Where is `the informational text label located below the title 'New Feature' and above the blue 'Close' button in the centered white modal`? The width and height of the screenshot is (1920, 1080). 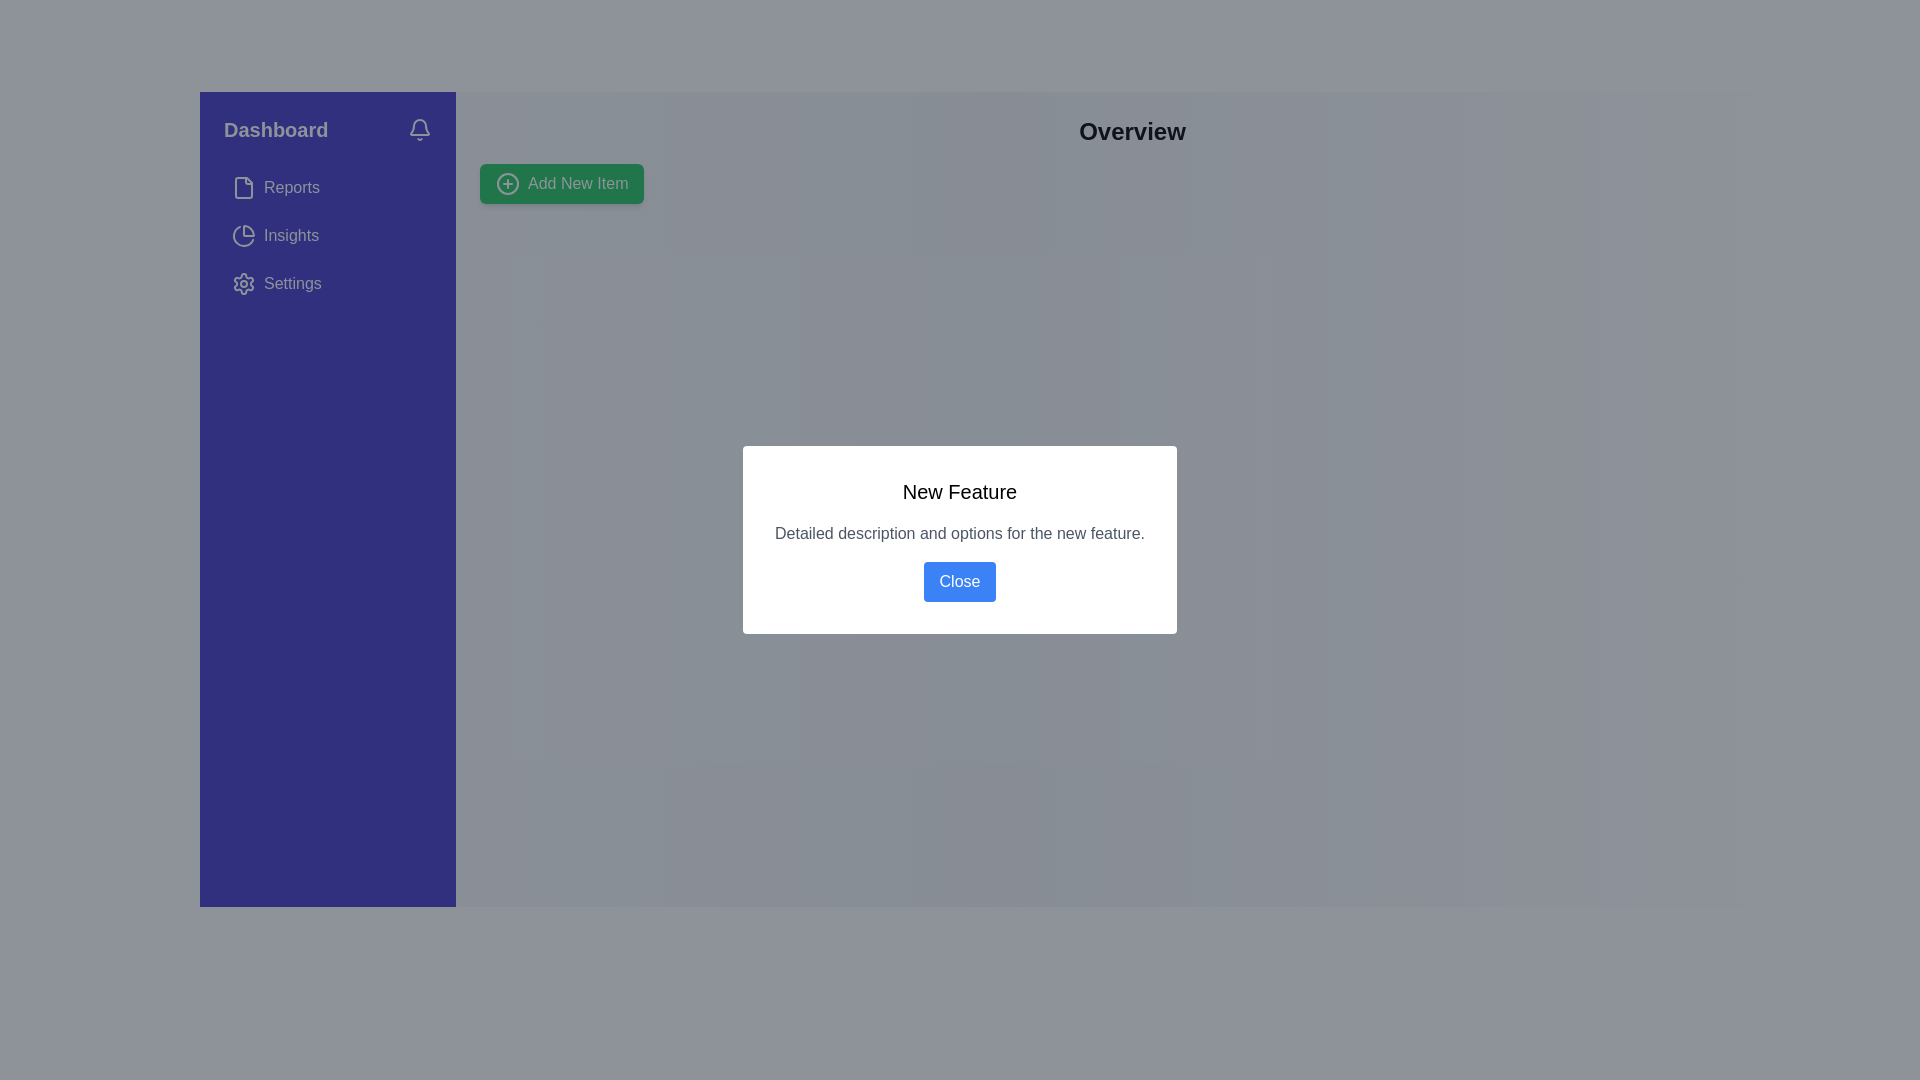
the informational text label located below the title 'New Feature' and above the blue 'Close' button in the centered white modal is located at coordinates (960, 532).